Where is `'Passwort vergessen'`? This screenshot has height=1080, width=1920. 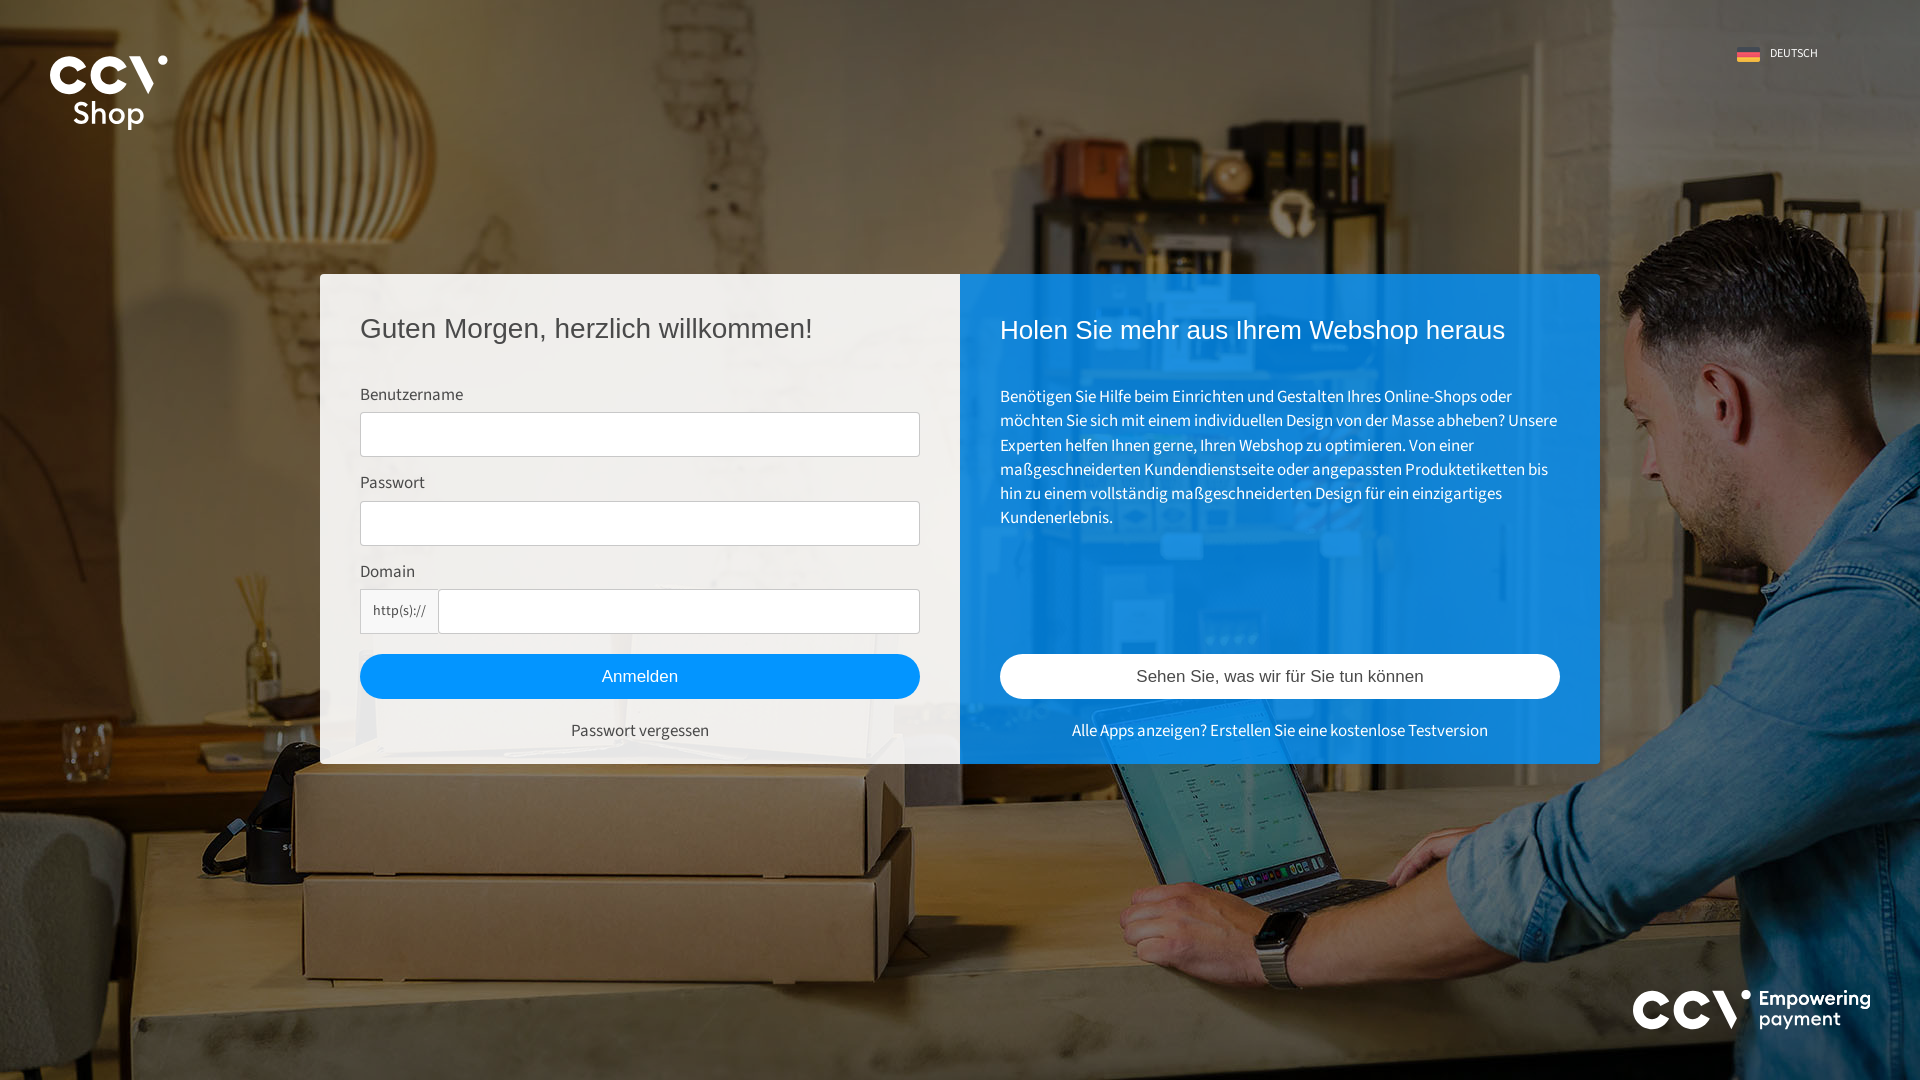 'Passwort vergessen' is located at coordinates (638, 731).